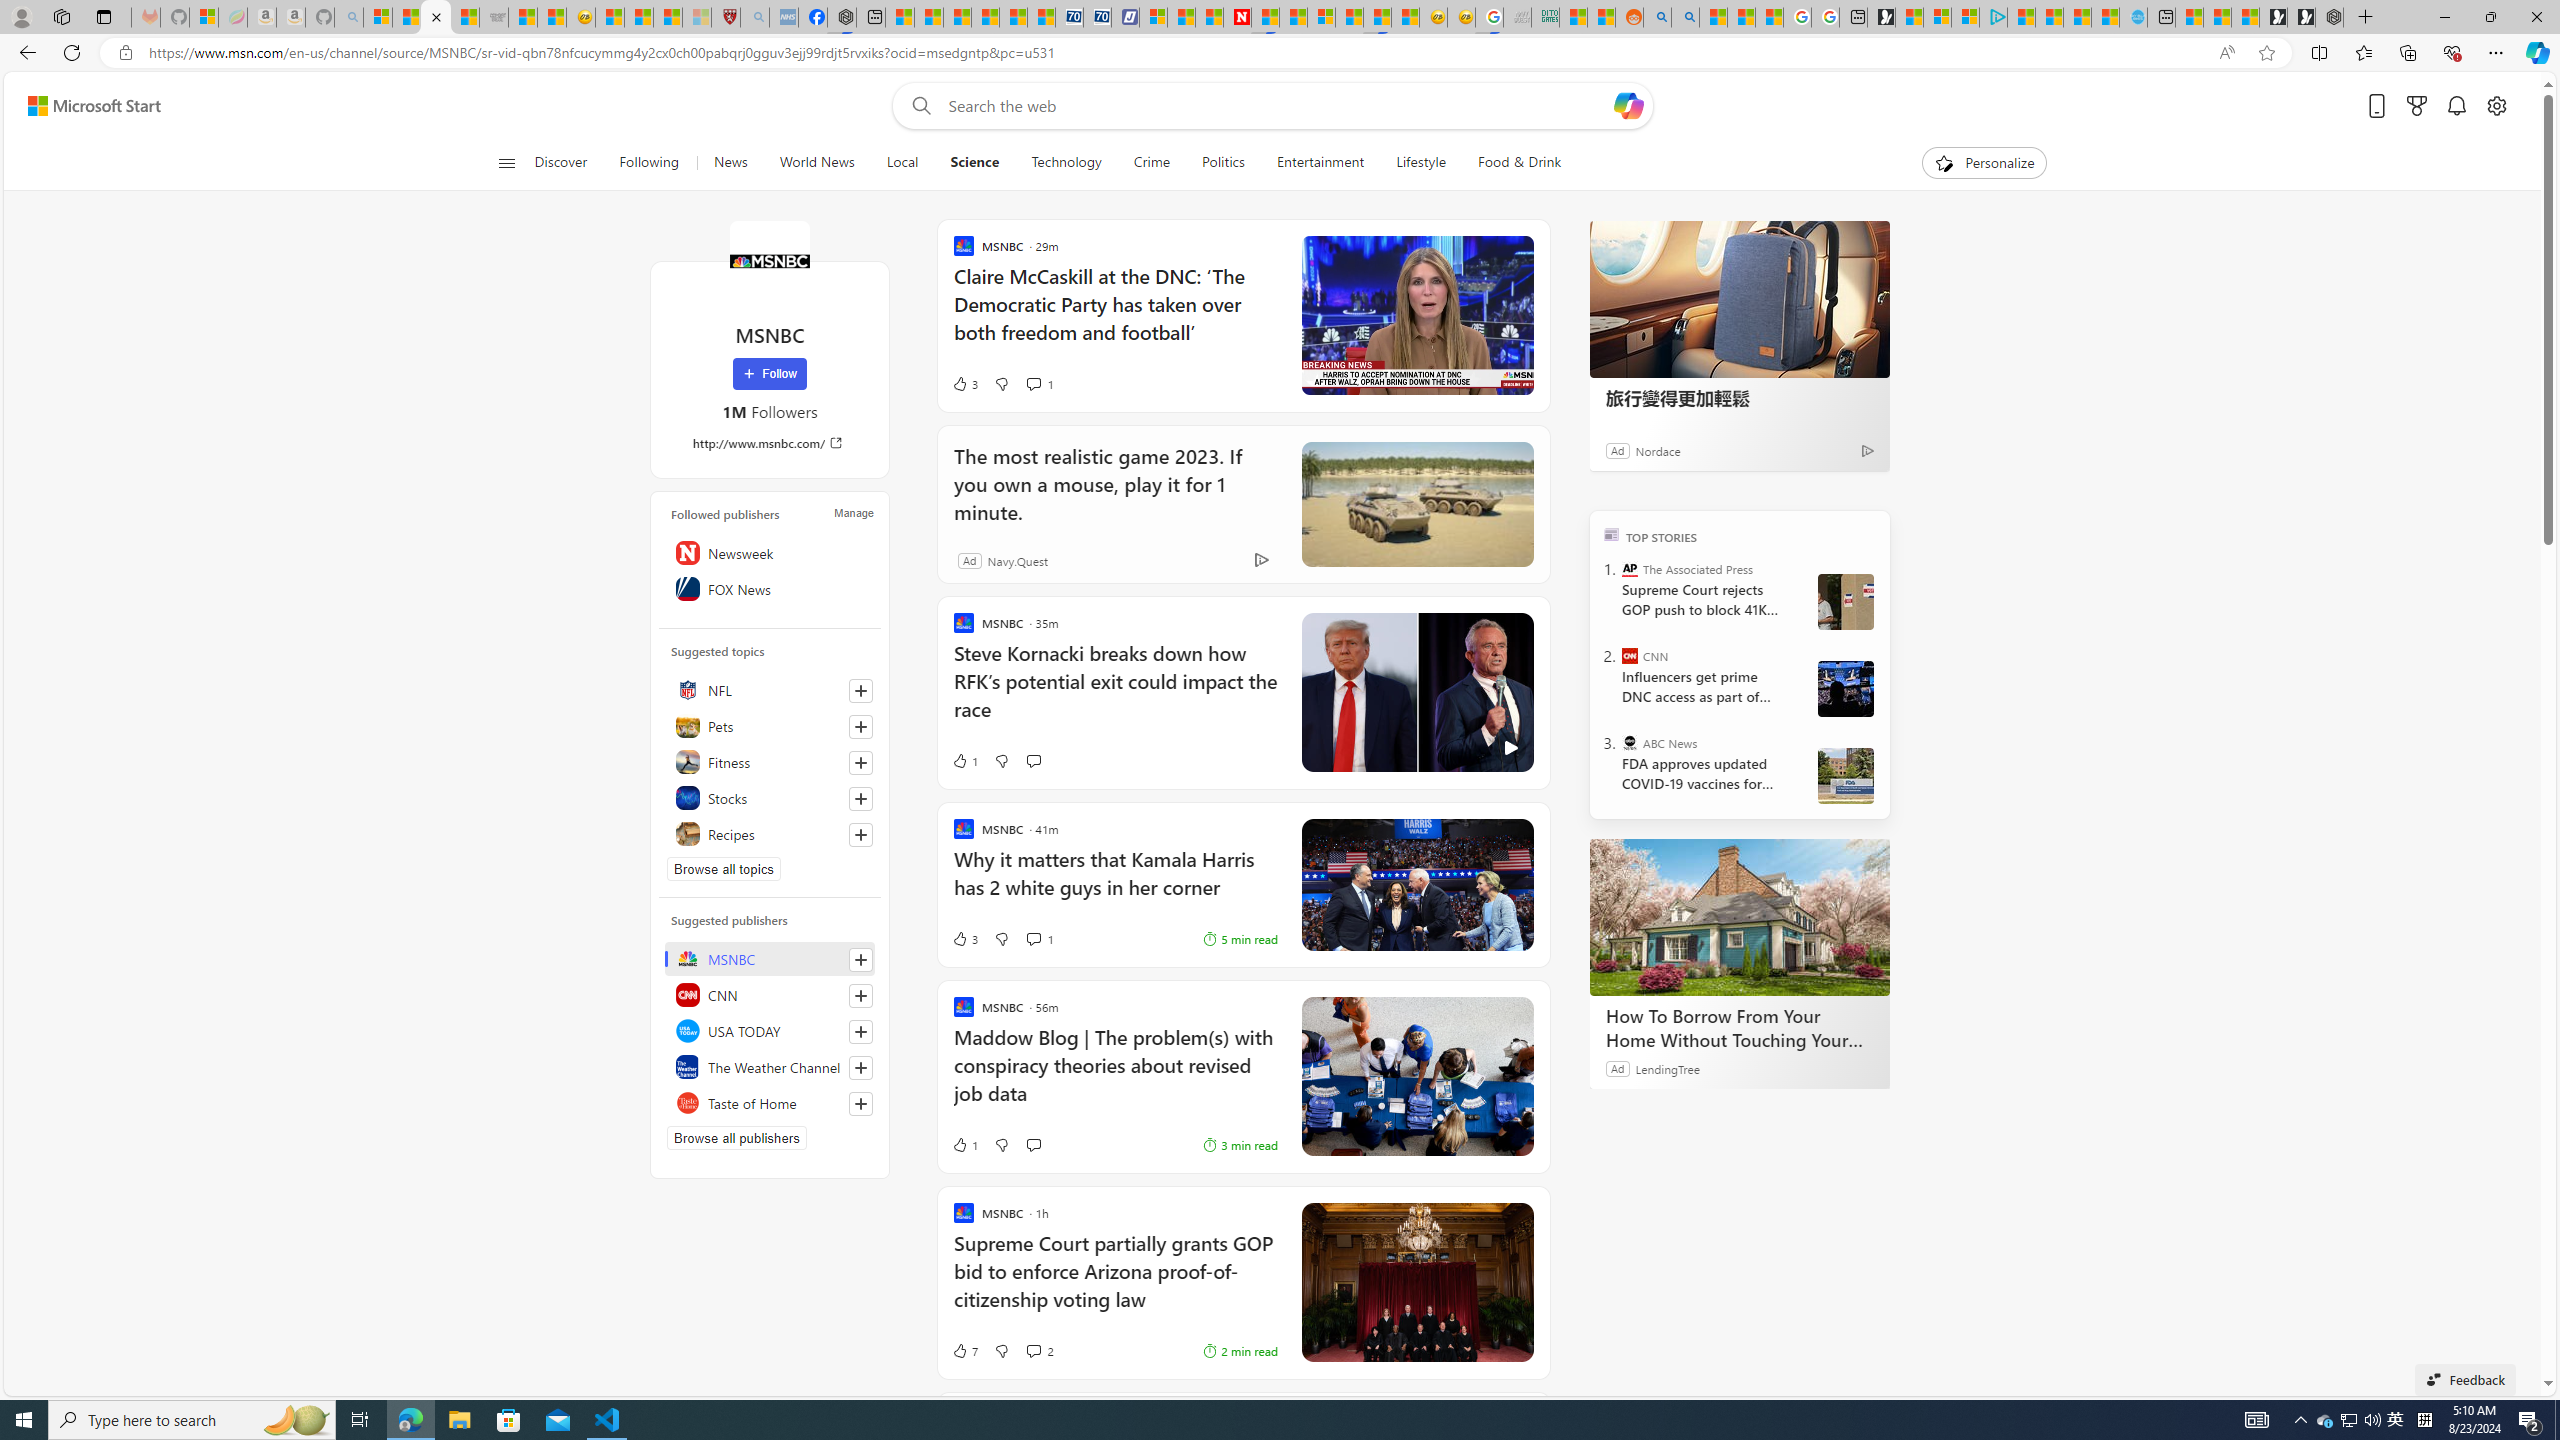  Describe the element at coordinates (901, 162) in the screenshot. I see `'Local'` at that location.